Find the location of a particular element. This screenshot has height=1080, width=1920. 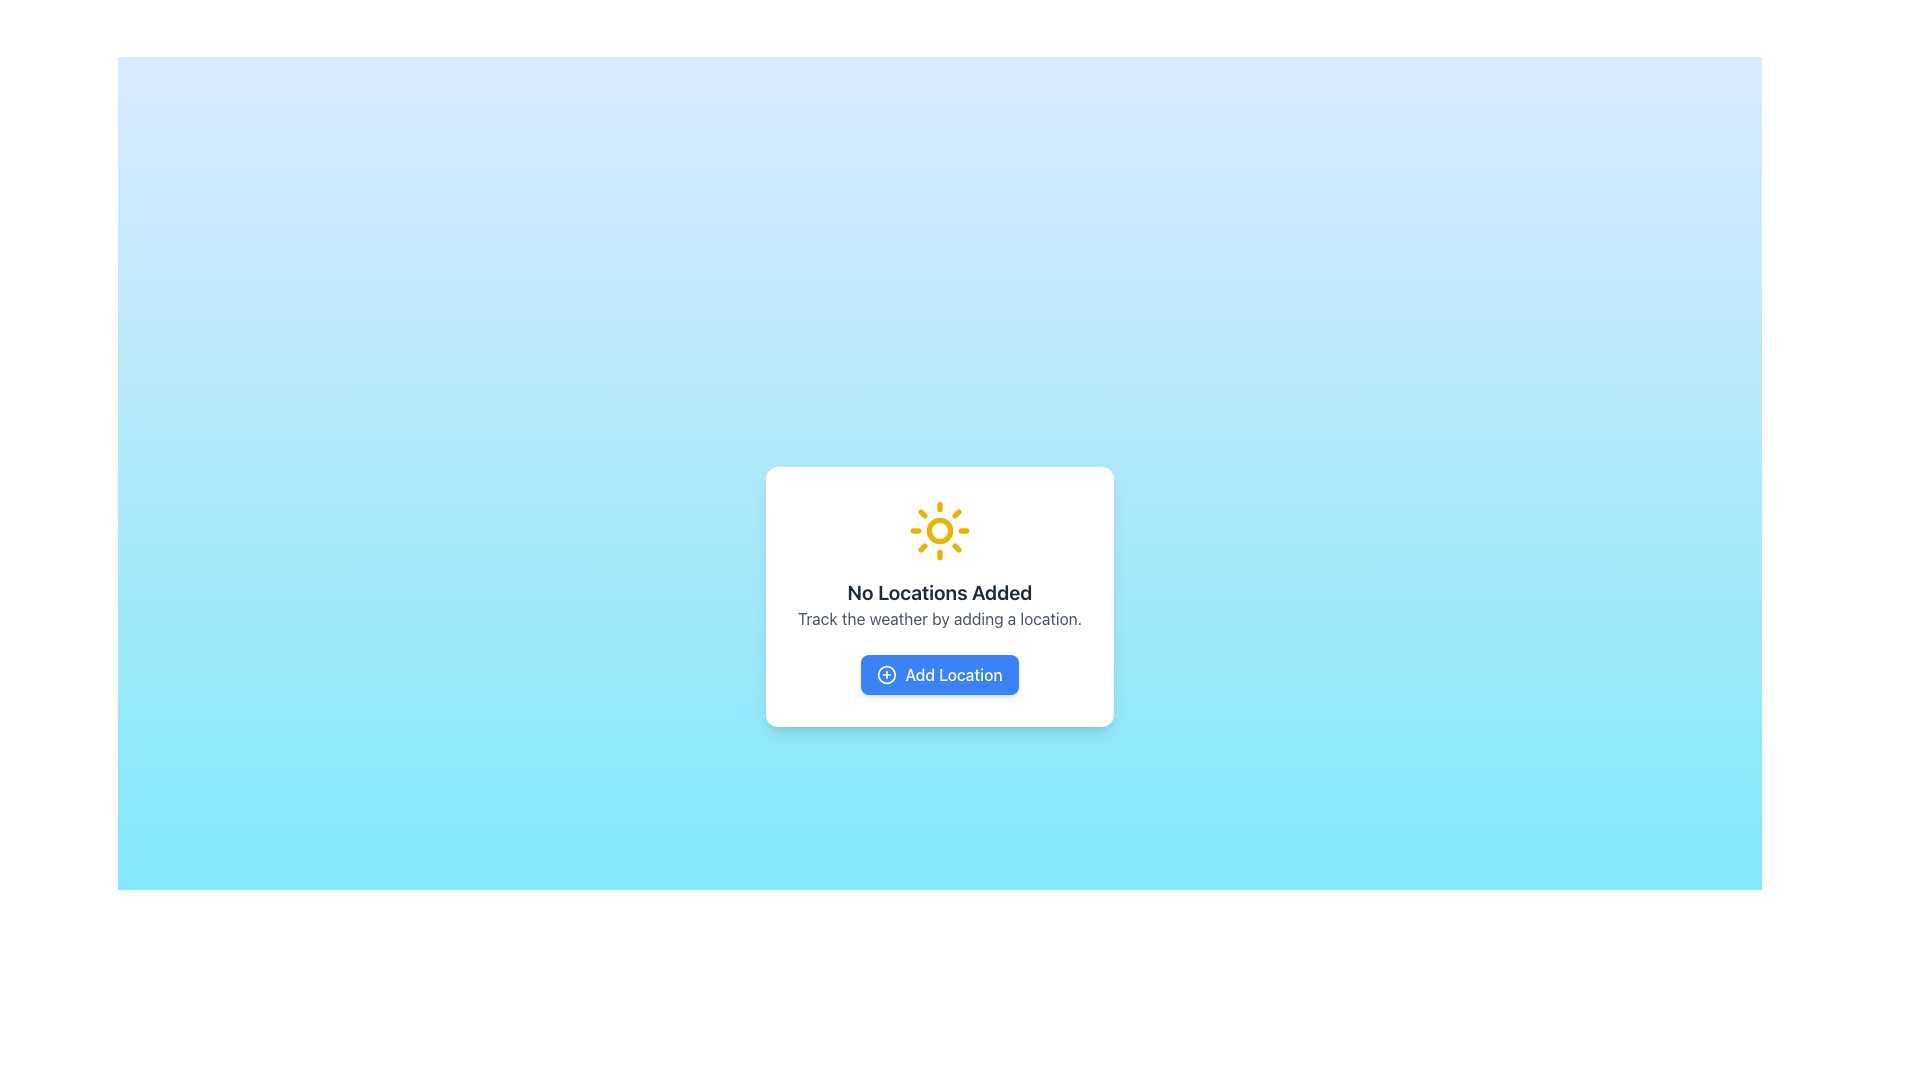

the sun icon, which is centrally located at the top of the feature box, above the text 'No Locations Added' is located at coordinates (939, 530).